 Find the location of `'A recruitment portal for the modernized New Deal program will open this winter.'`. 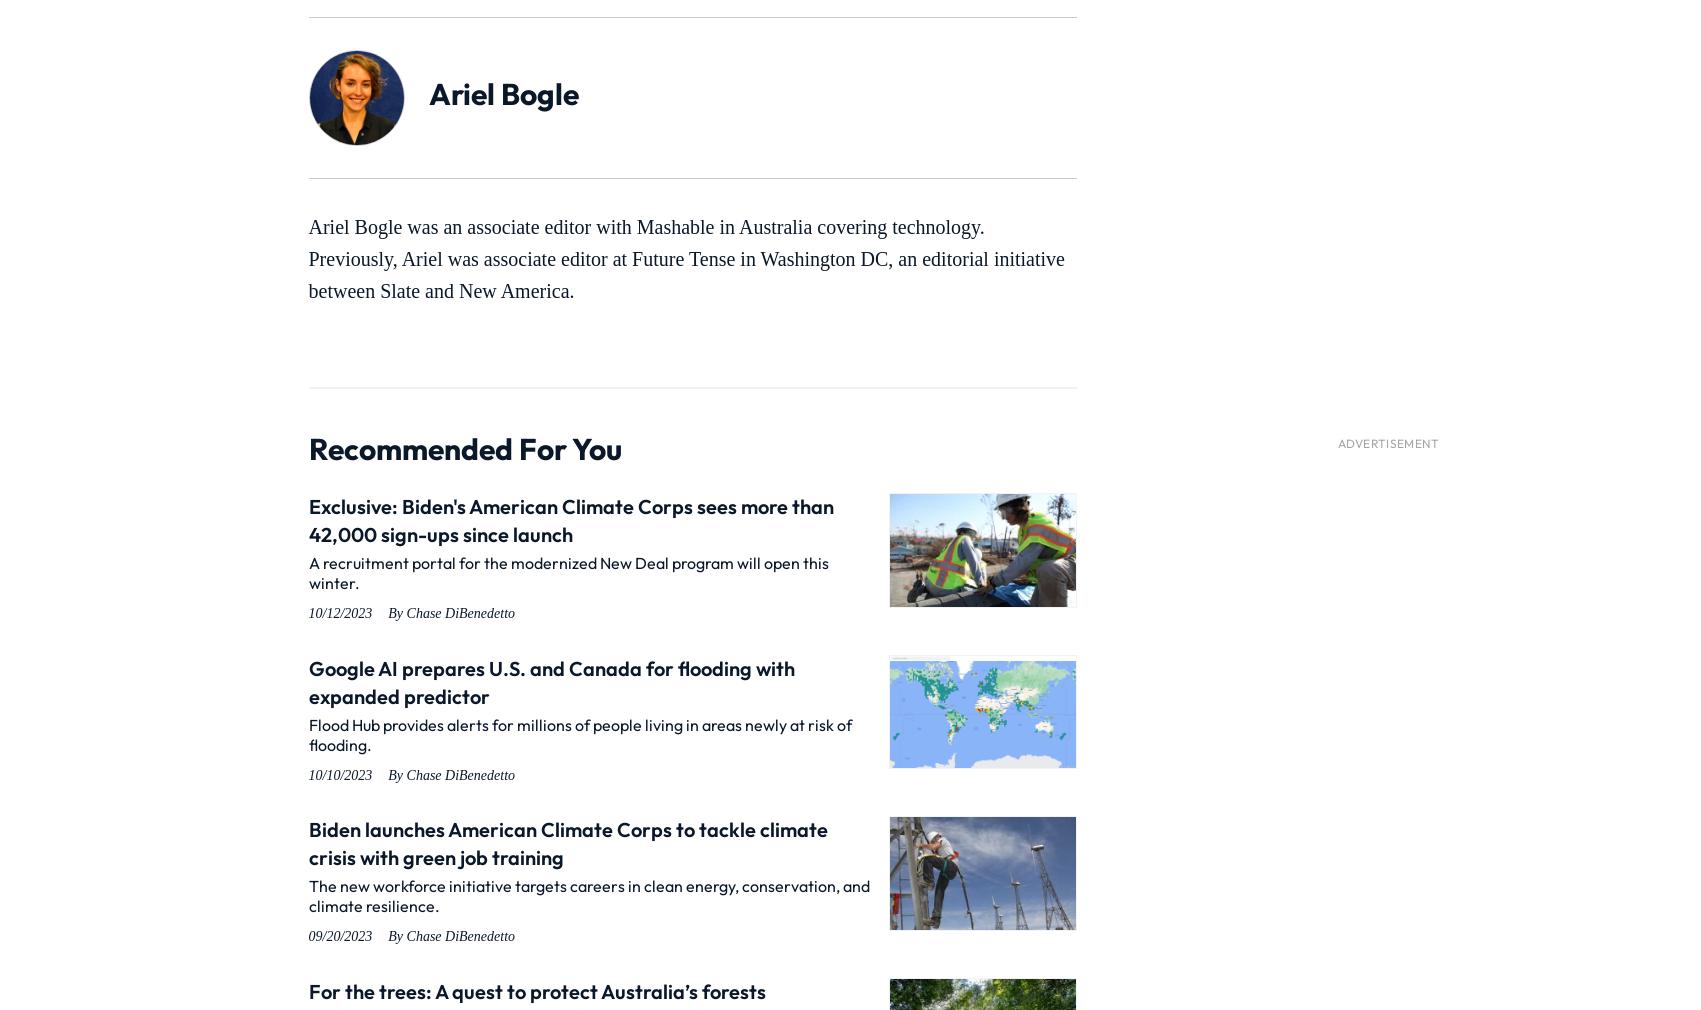

'A recruitment portal for the modernized New Deal program will open this winter.' is located at coordinates (567, 571).